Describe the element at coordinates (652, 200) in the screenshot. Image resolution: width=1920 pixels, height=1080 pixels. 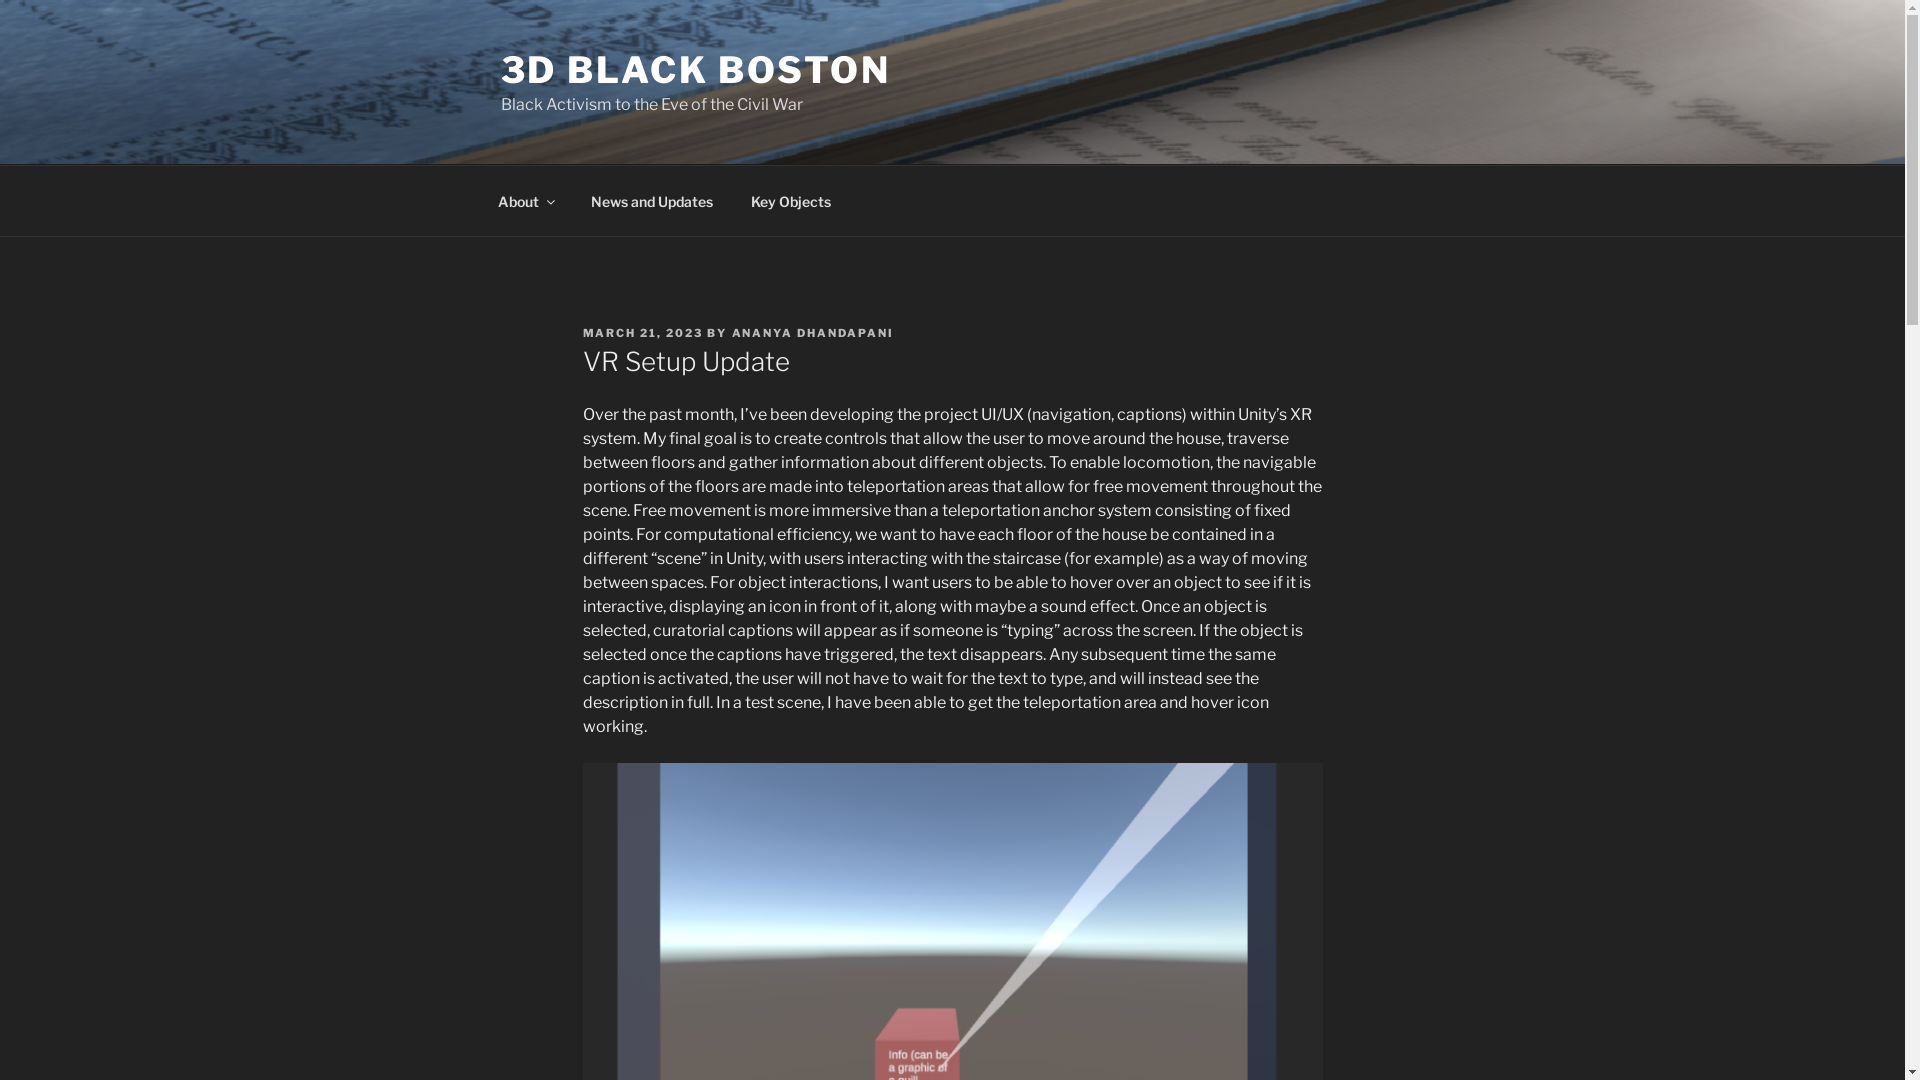
I see `'News and Updates'` at that location.